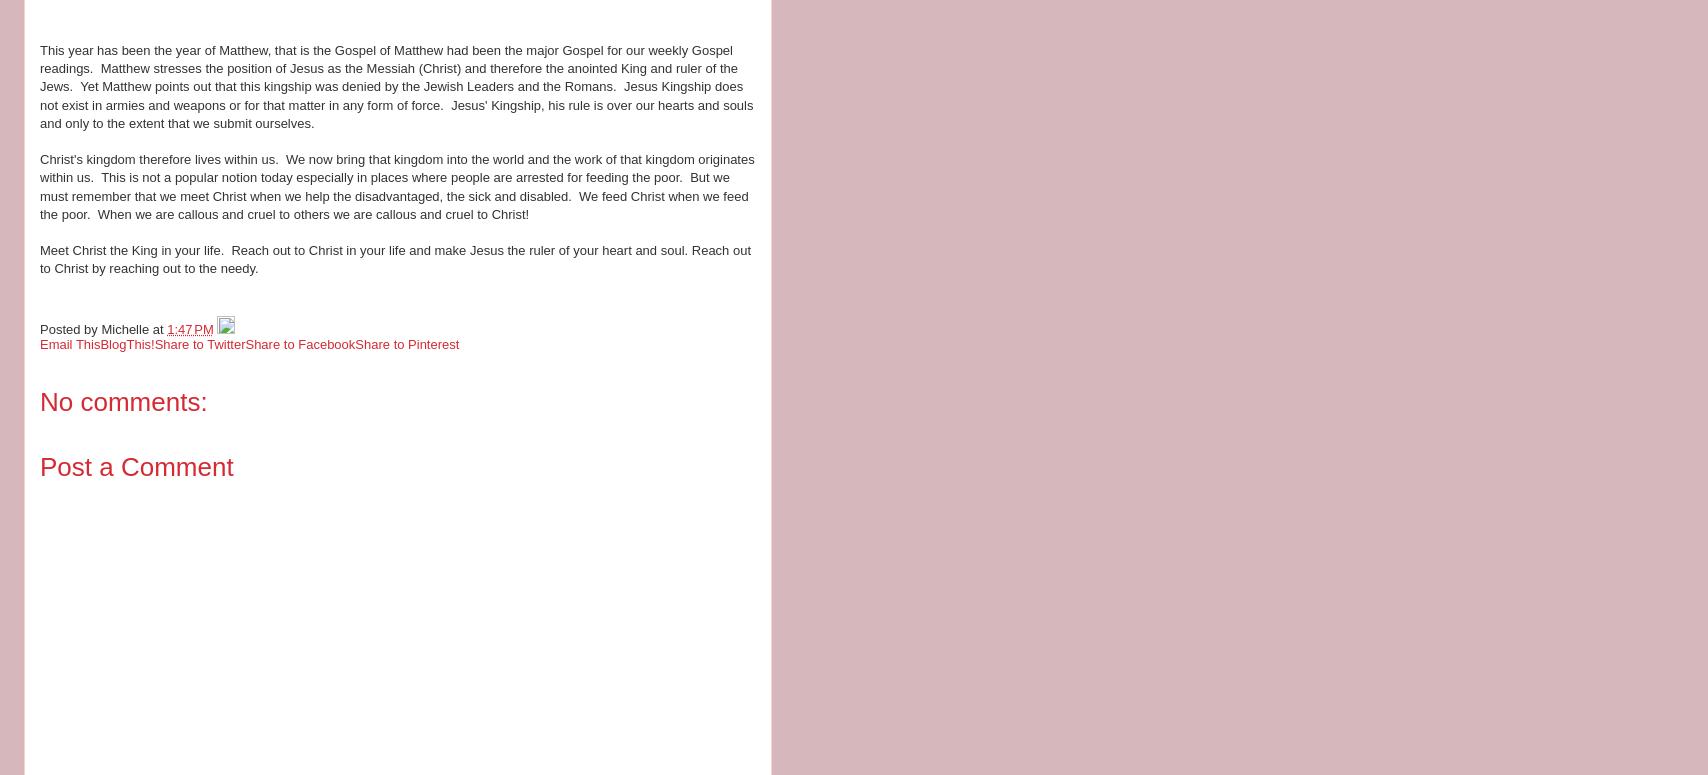 The height and width of the screenshot is (775, 1708). I want to click on 'Michelle', so click(100, 328).